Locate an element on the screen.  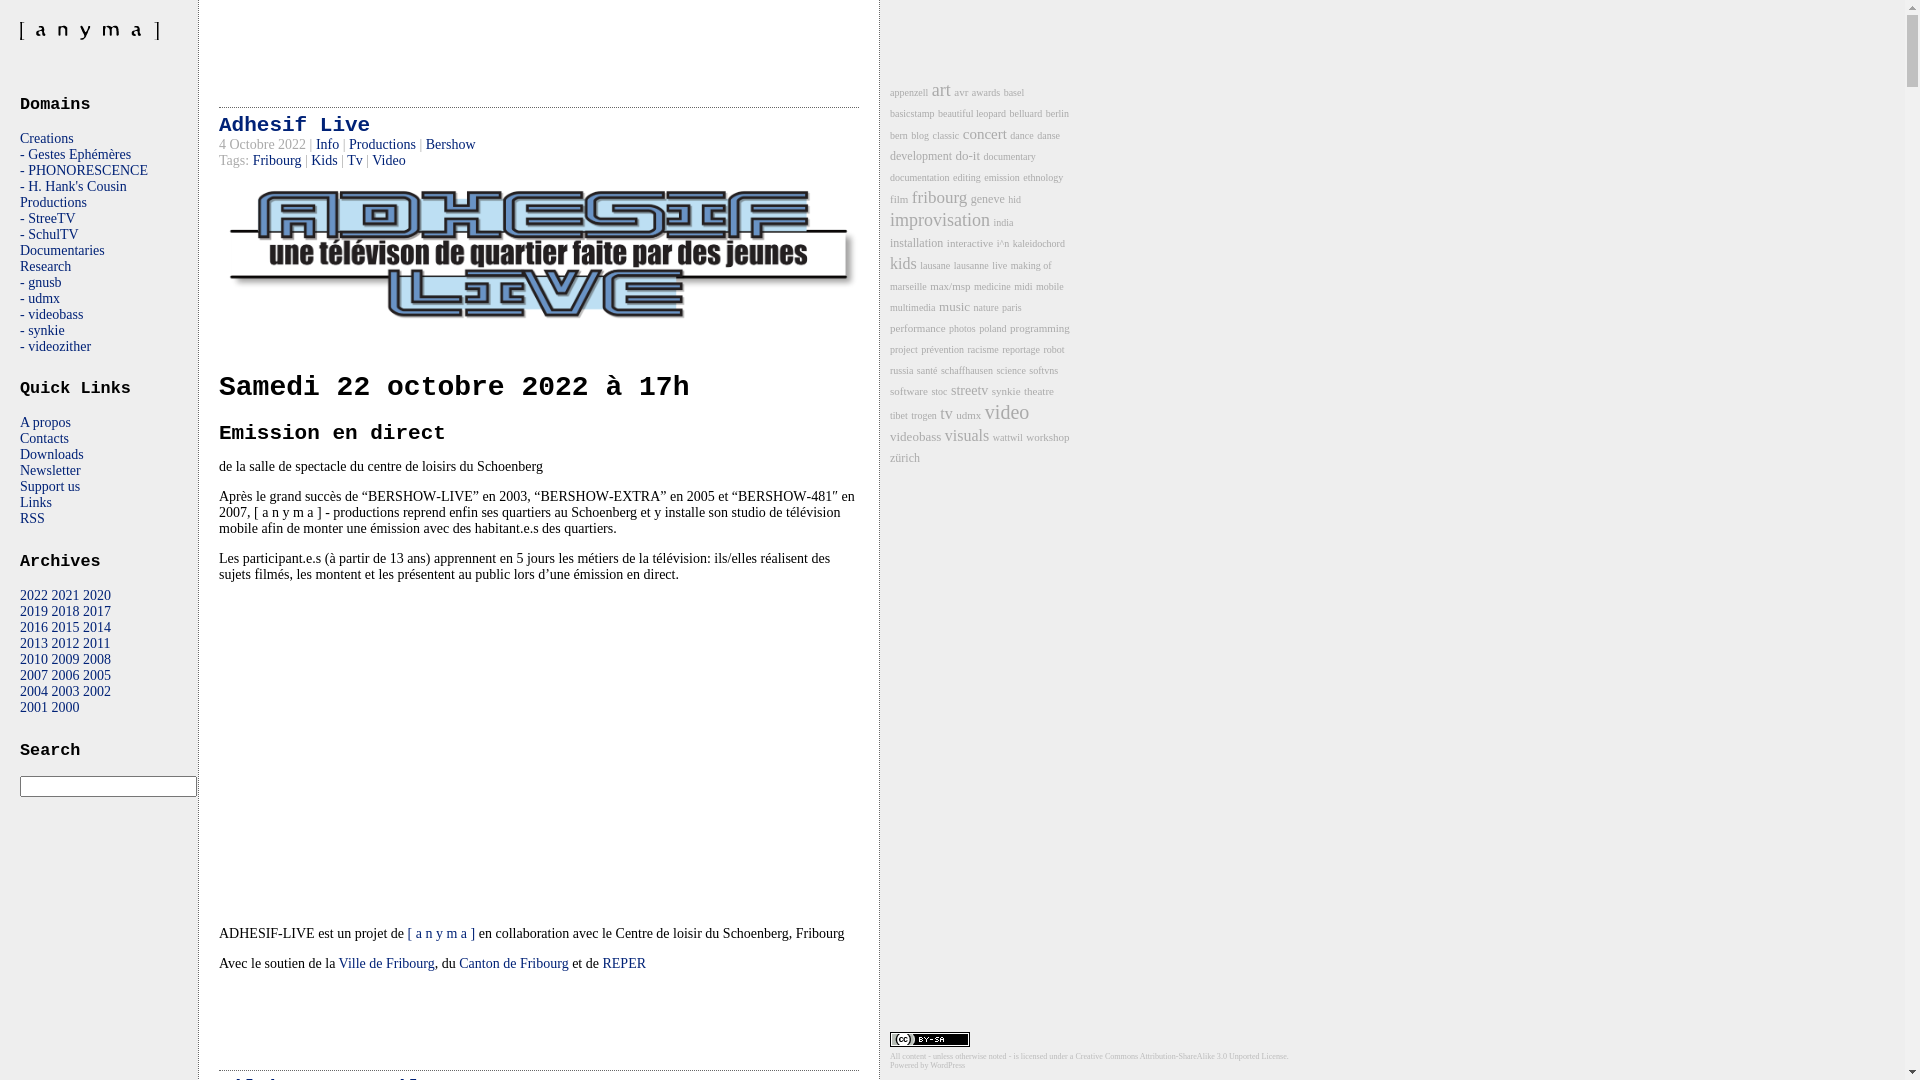
'2017' is located at coordinates (95, 610).